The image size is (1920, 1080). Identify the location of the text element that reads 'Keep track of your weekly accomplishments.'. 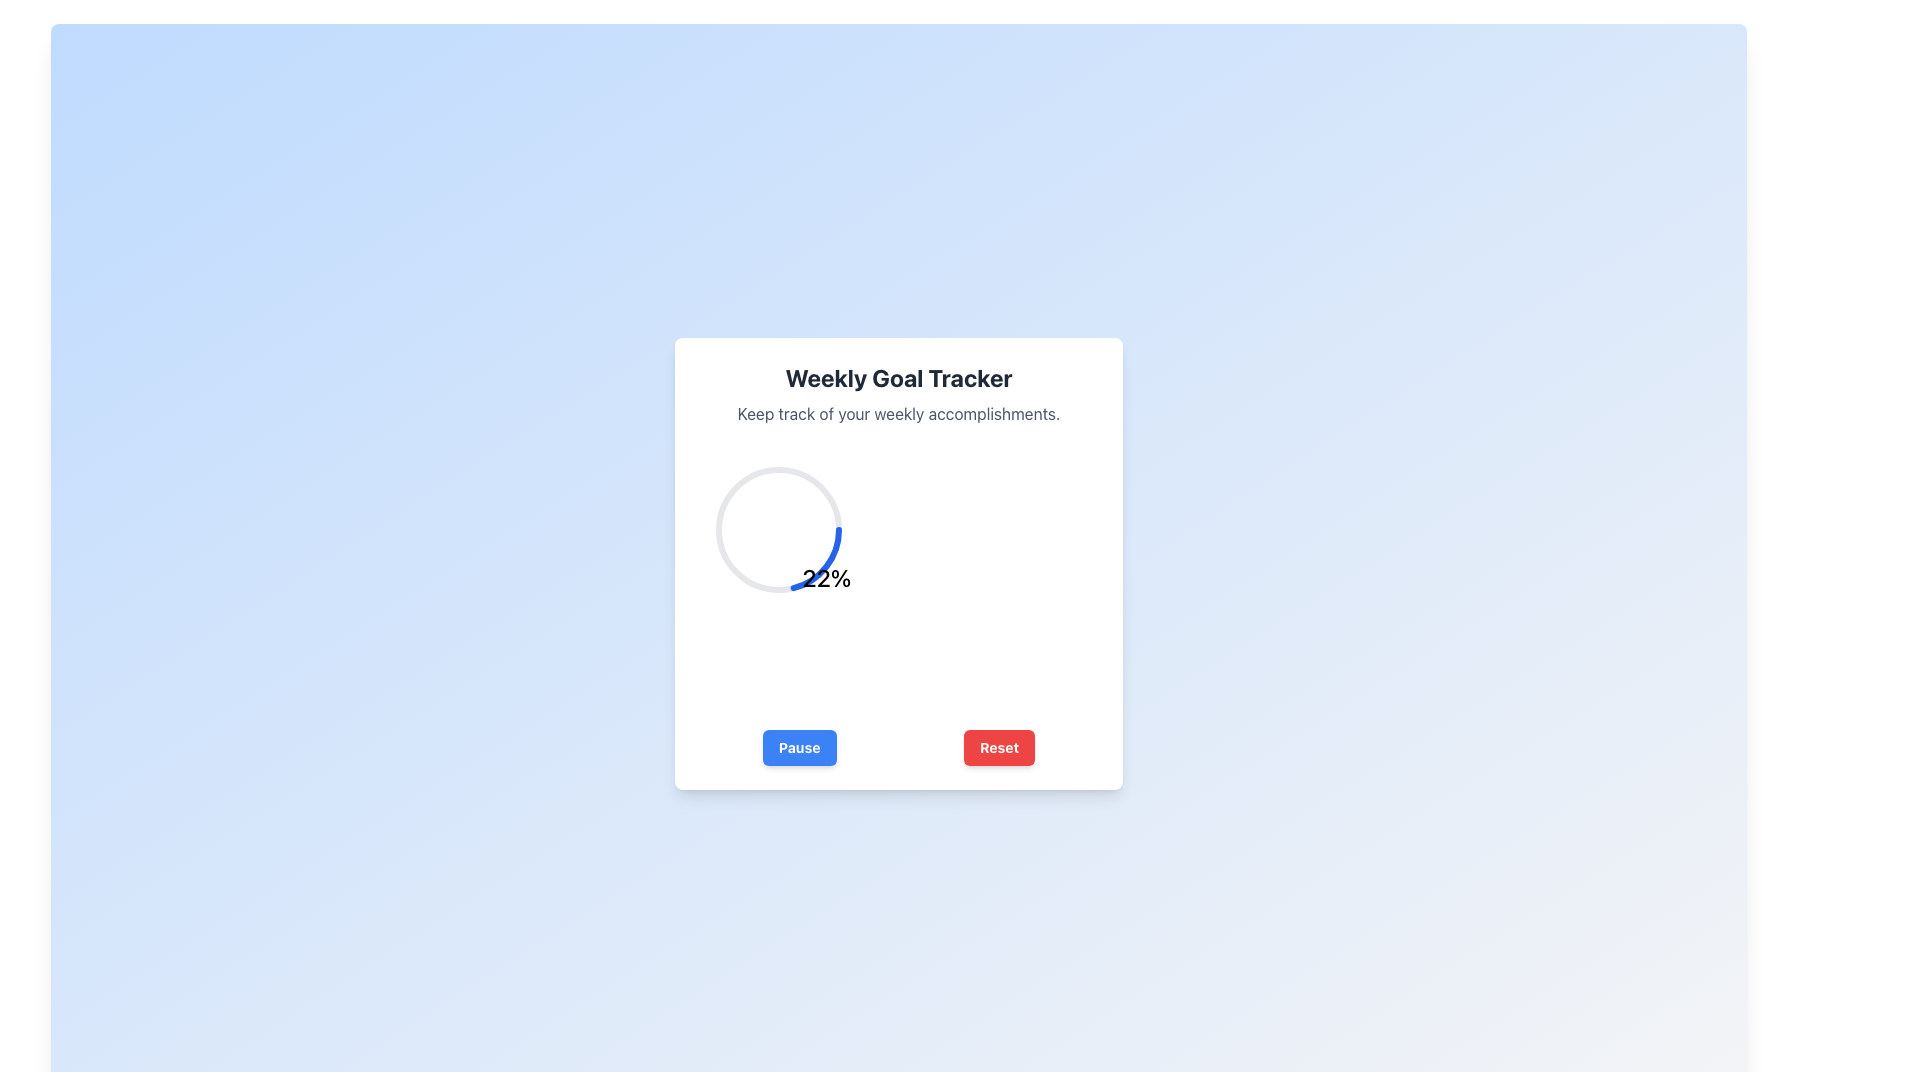
(897, 412).